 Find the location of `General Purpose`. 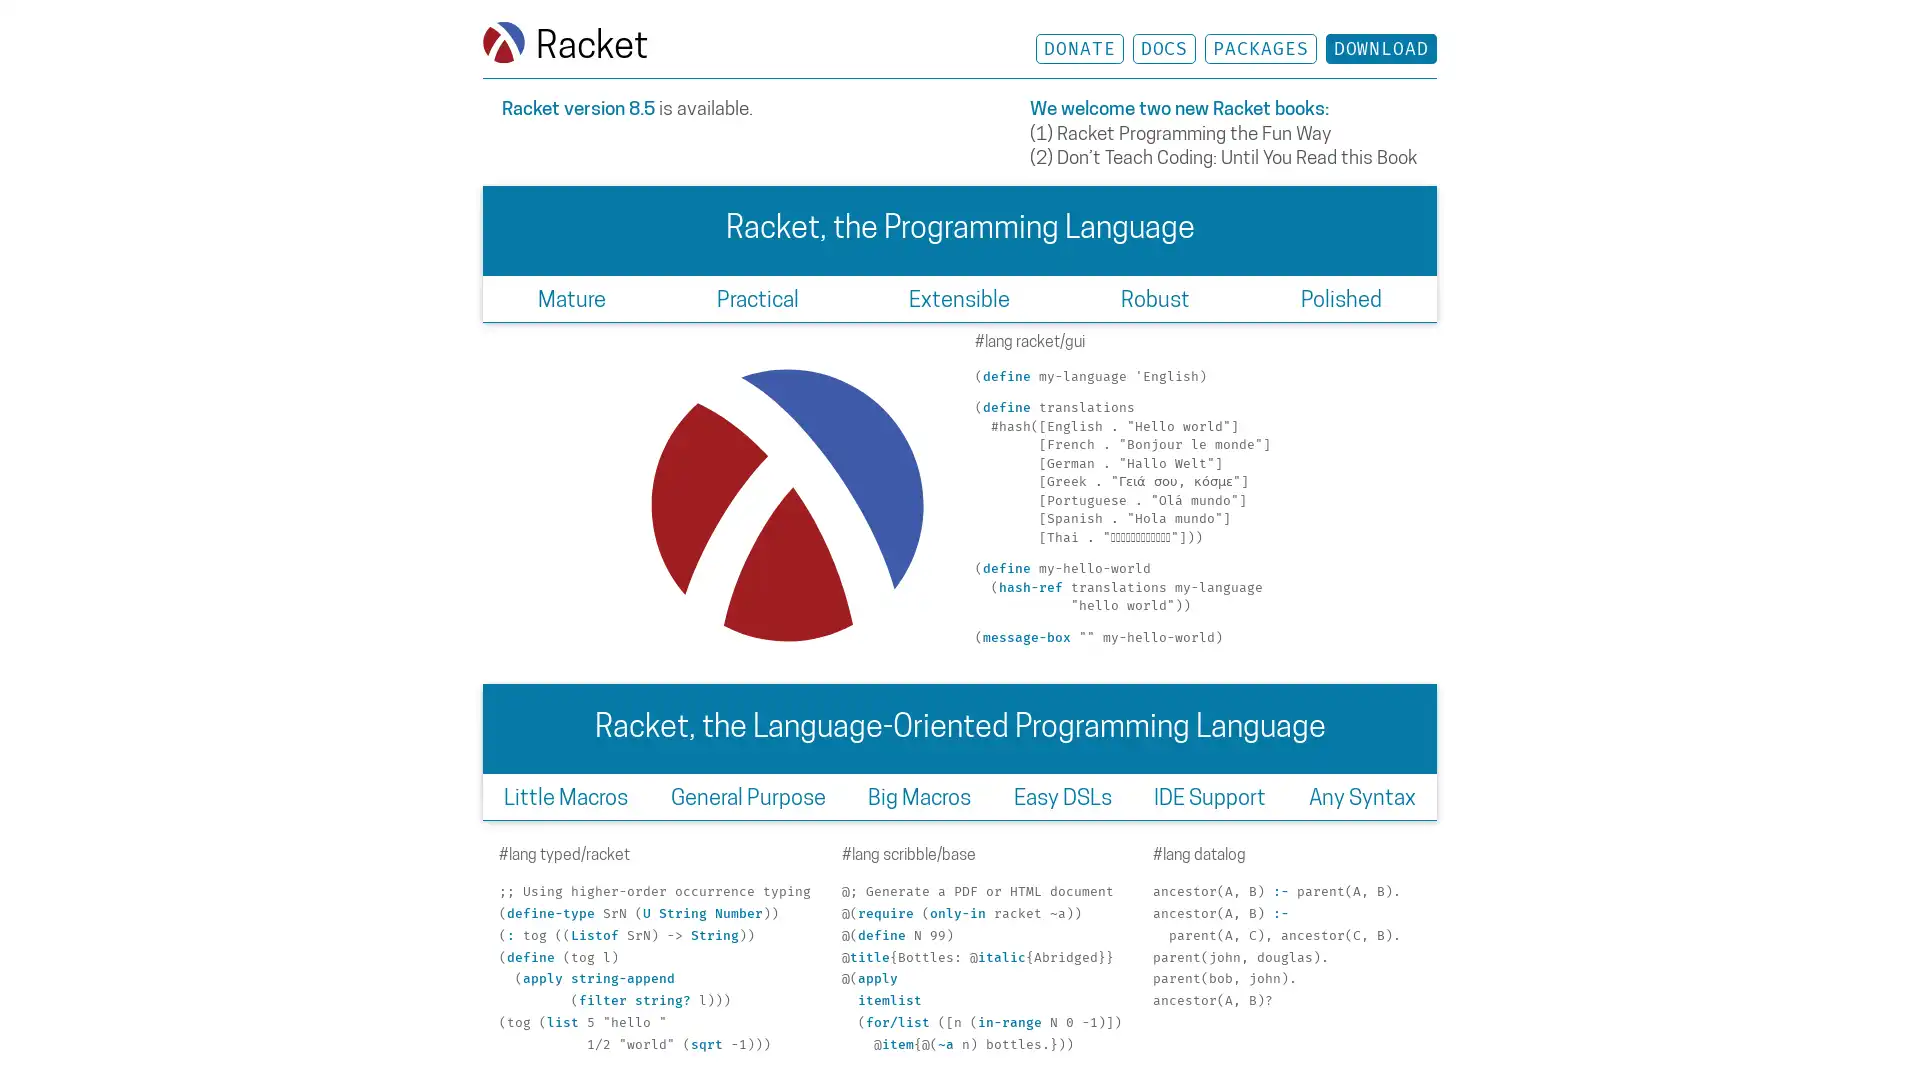

General Purpose is located at coordinates (747, 795).